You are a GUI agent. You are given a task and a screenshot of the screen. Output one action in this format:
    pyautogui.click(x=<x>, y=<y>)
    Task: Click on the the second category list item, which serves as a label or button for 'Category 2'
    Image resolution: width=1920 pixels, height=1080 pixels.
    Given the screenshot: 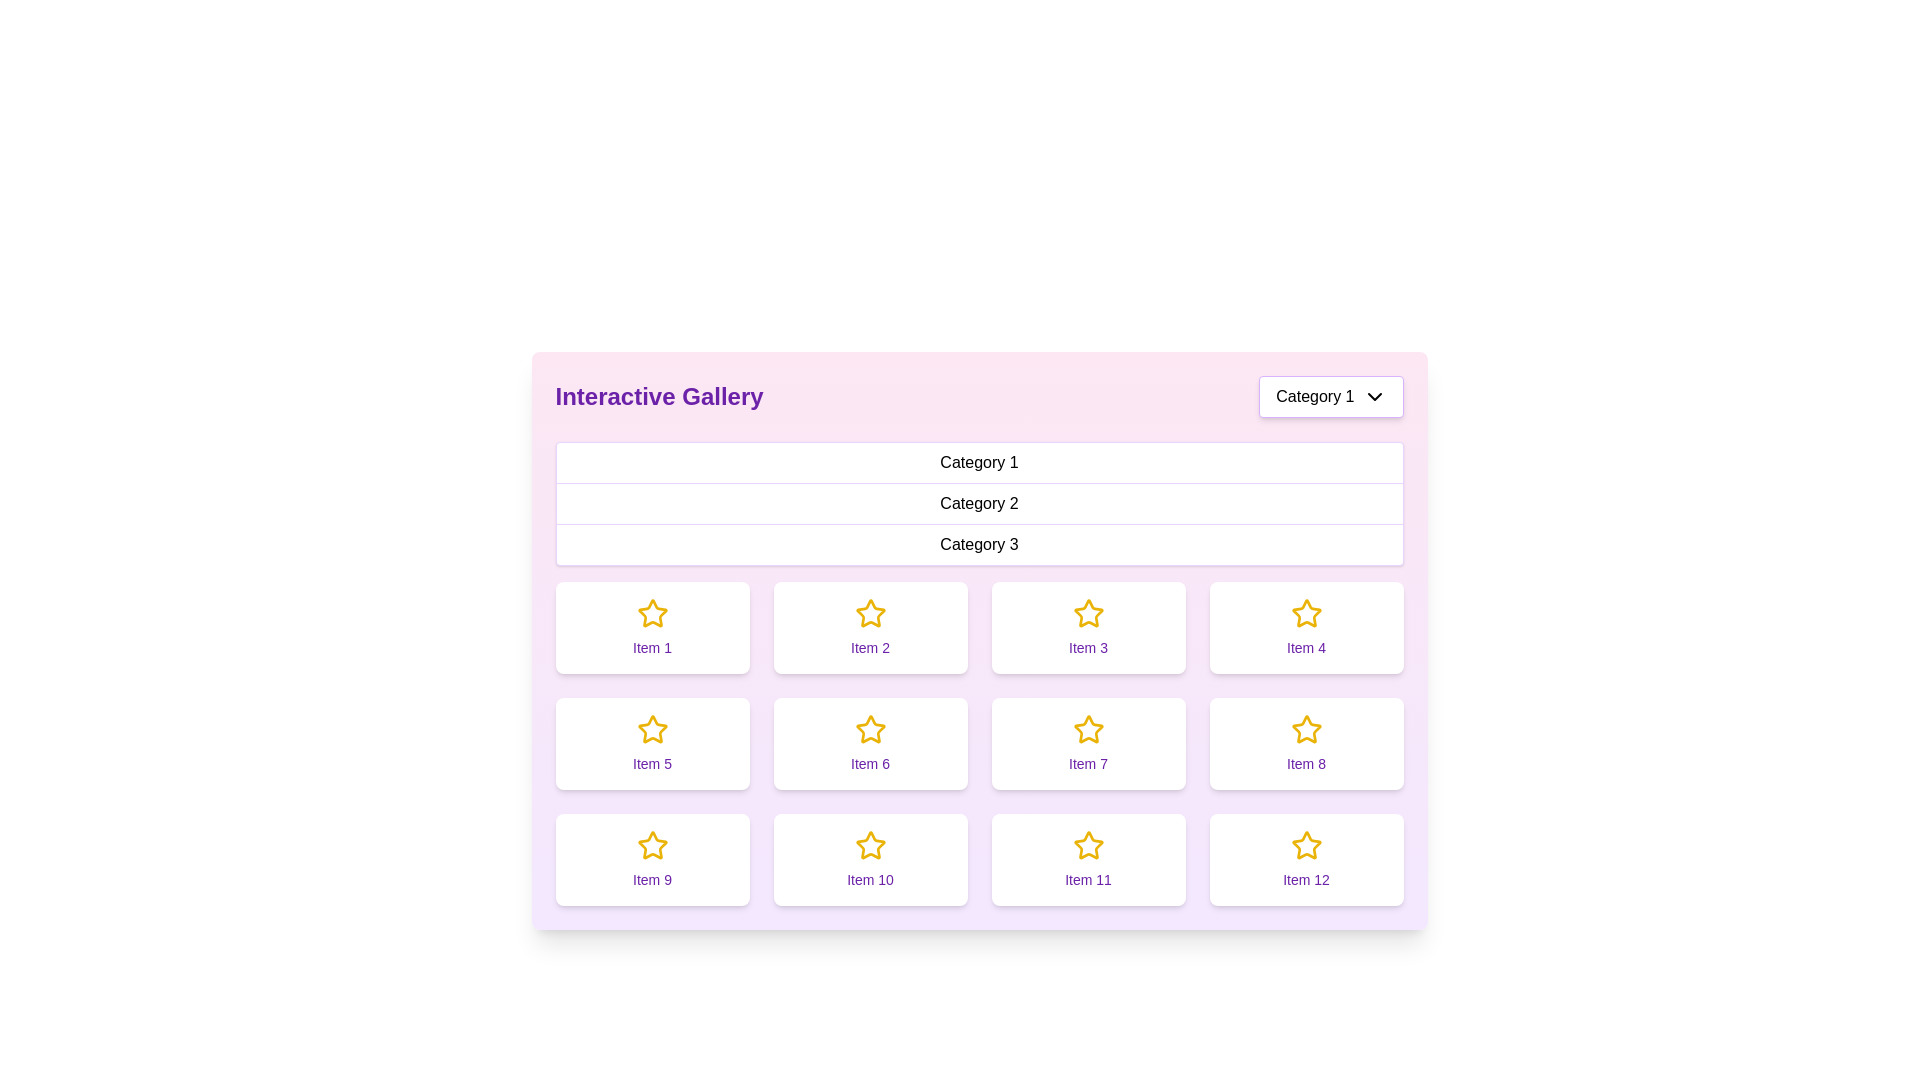 What is the action you would take?
    pyautogui.click(x=979, y=503)
    